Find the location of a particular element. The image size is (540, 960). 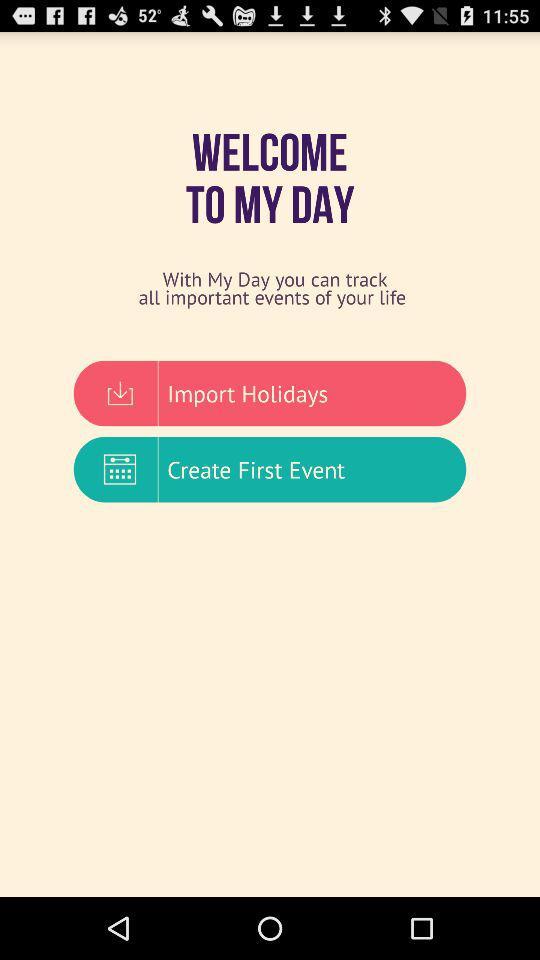

import holidays is located at coordinates (270, 392).